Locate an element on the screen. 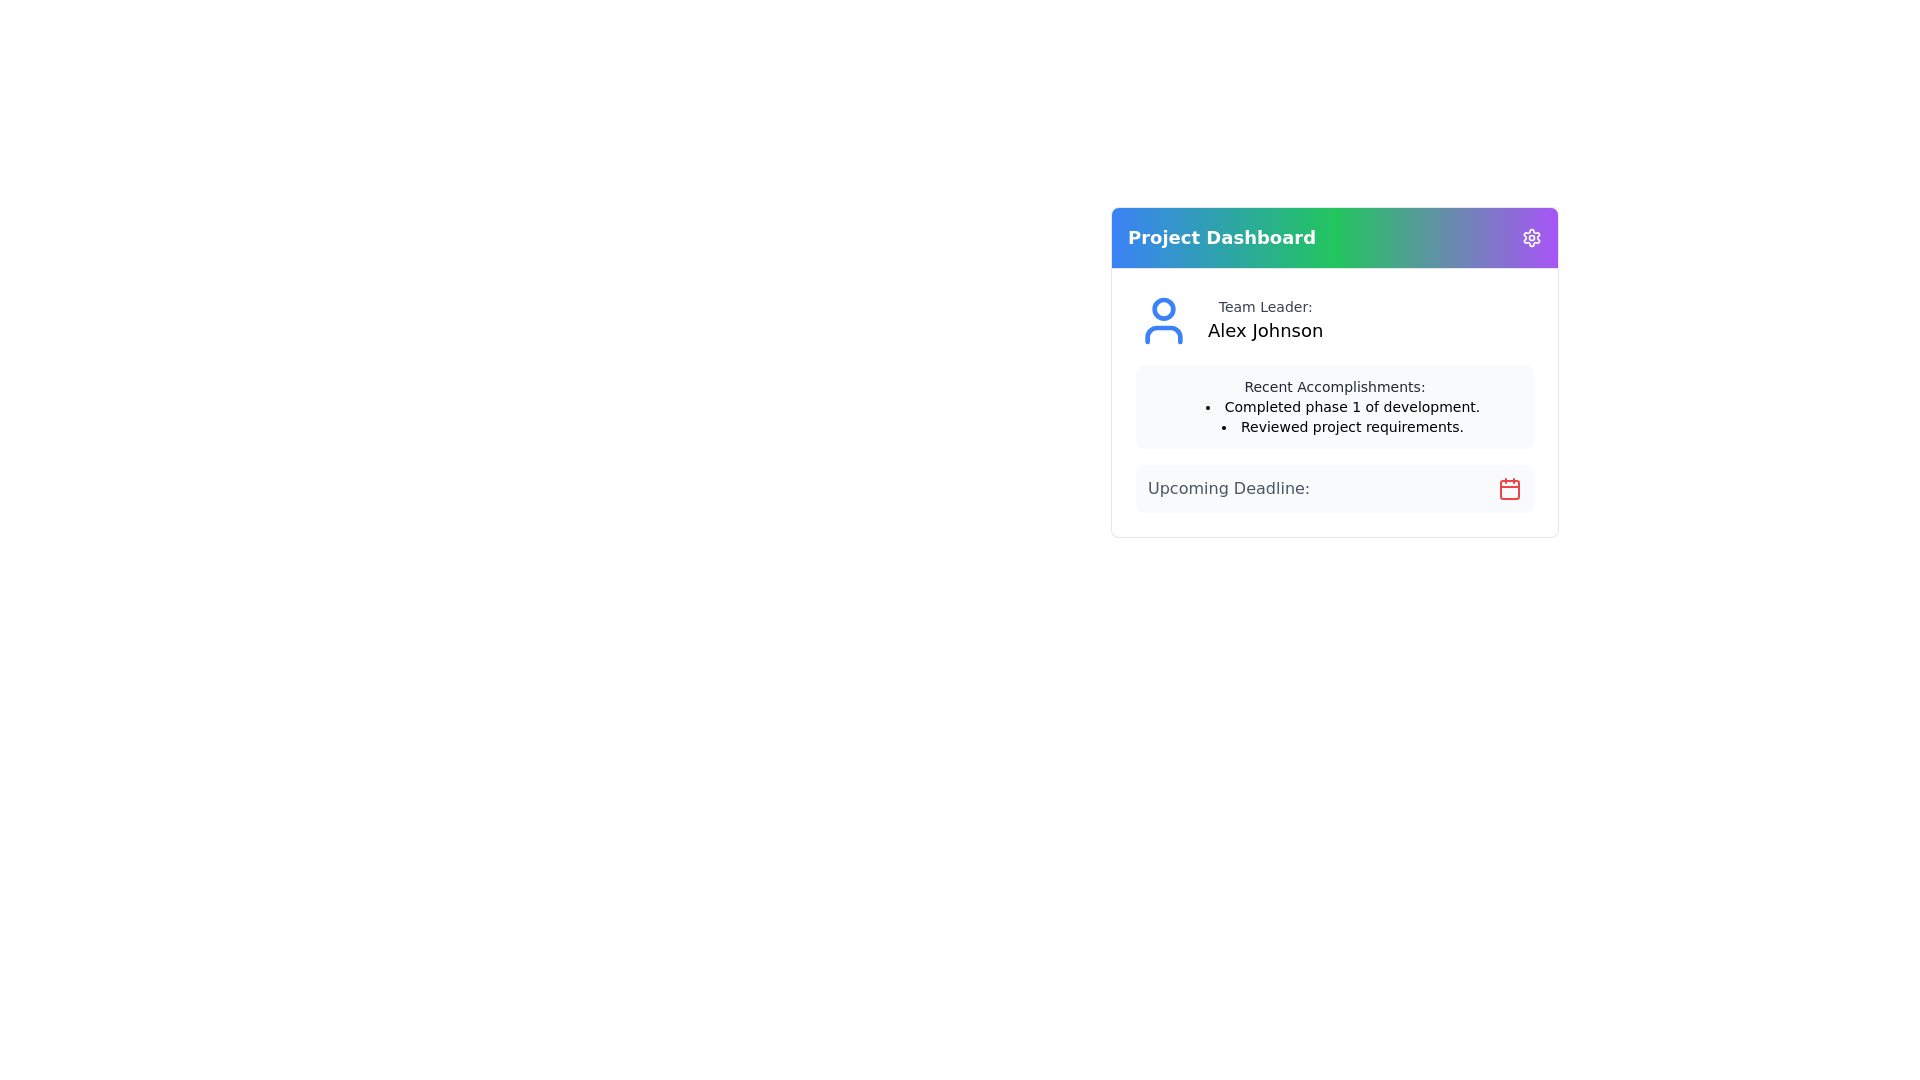 Image resolution: width=1920 pixels, height=1080 pixels. the label indicating the team leader's name, which is located directly above the name 'Alex Johnson' in the upper section of the project dashboard card is located at coordinates (1264, 307).